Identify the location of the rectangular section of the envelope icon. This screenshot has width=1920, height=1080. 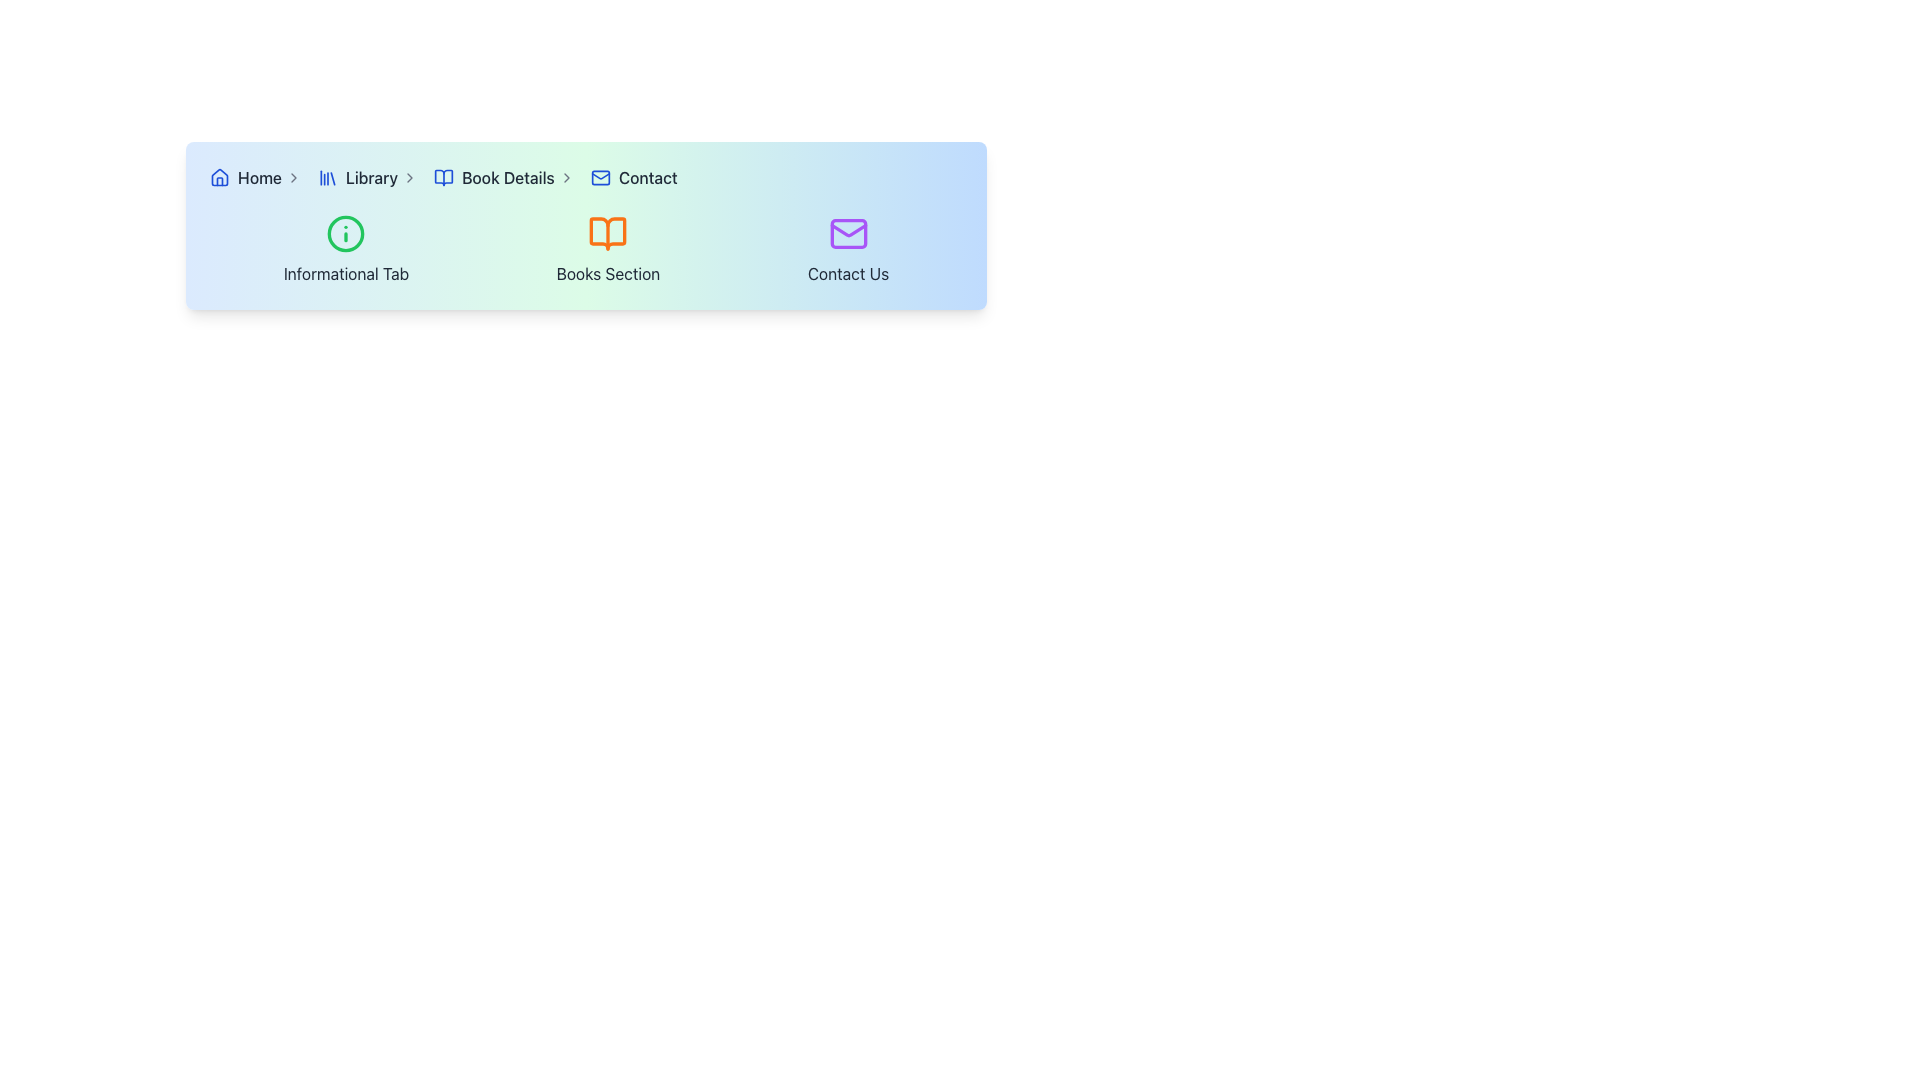
(848, 233).